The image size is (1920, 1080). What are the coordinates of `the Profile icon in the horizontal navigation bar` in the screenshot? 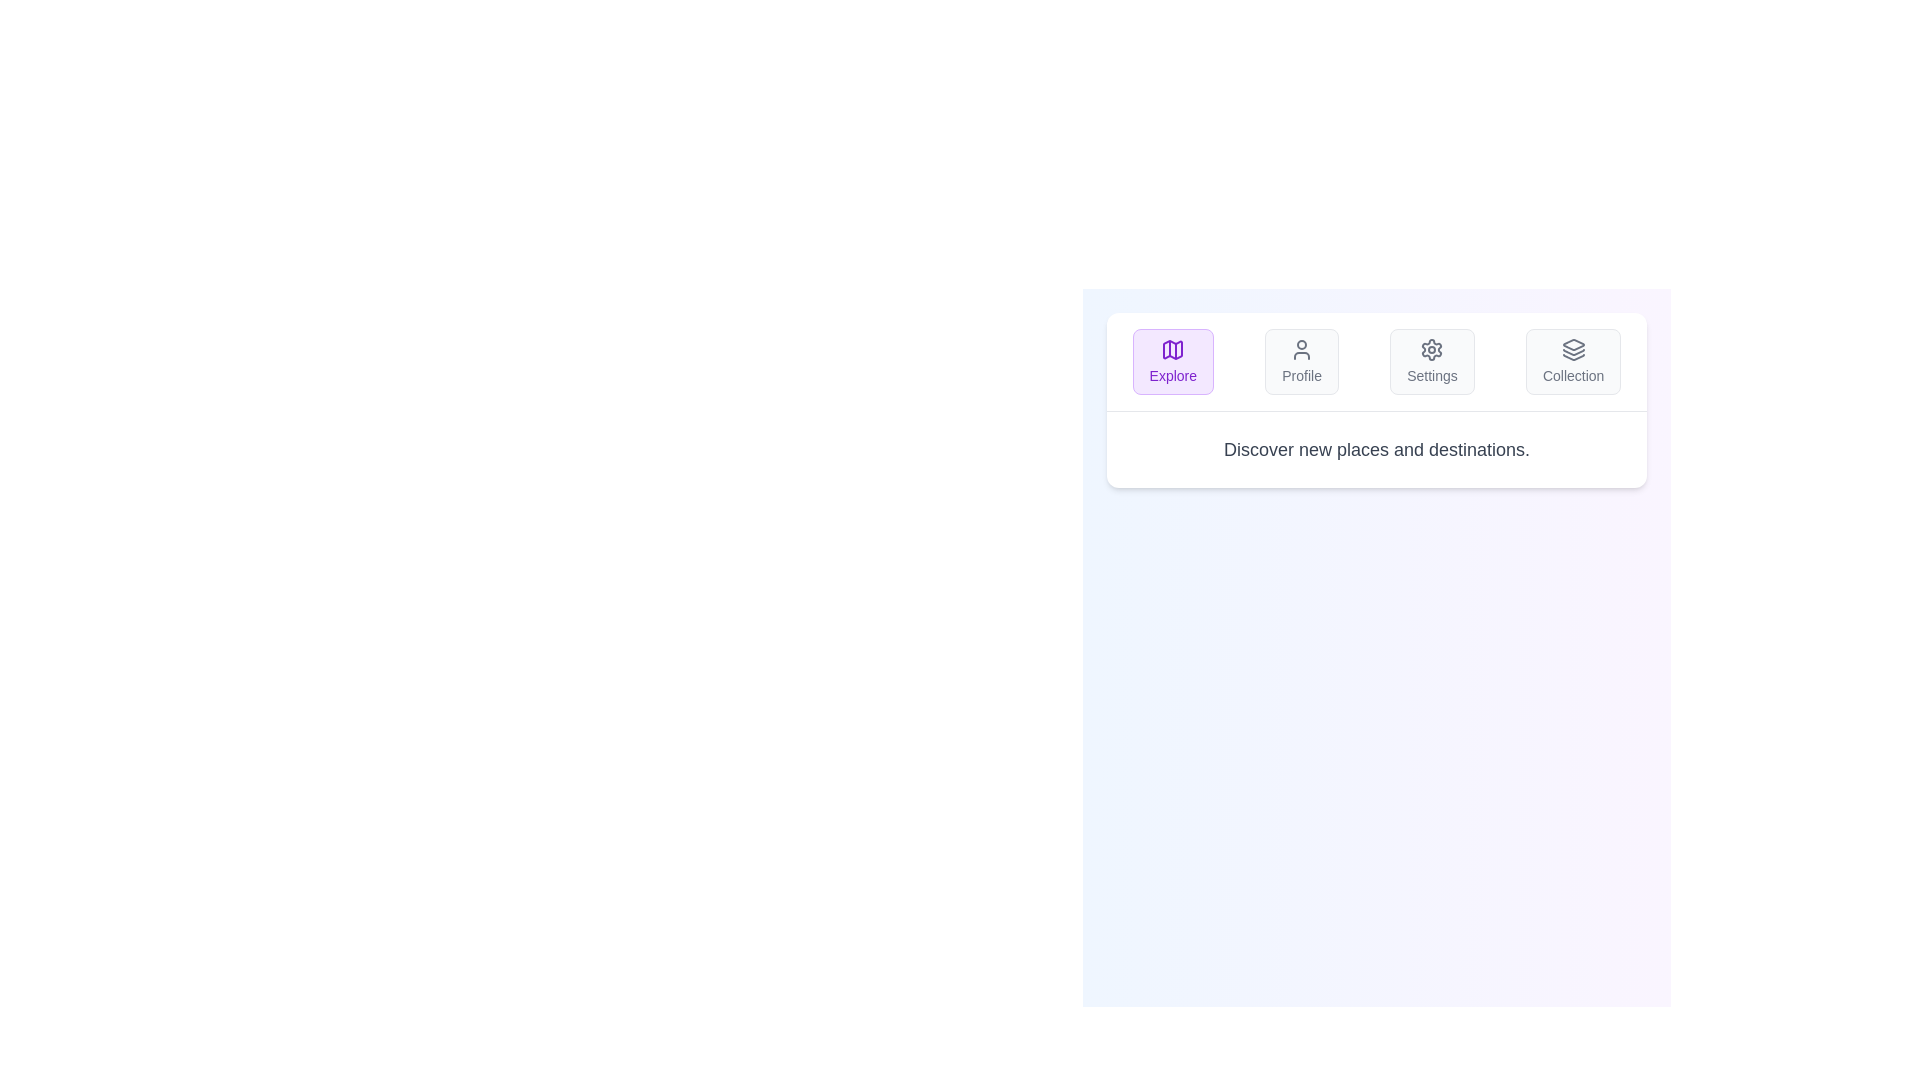 It's located at (1302, 349).